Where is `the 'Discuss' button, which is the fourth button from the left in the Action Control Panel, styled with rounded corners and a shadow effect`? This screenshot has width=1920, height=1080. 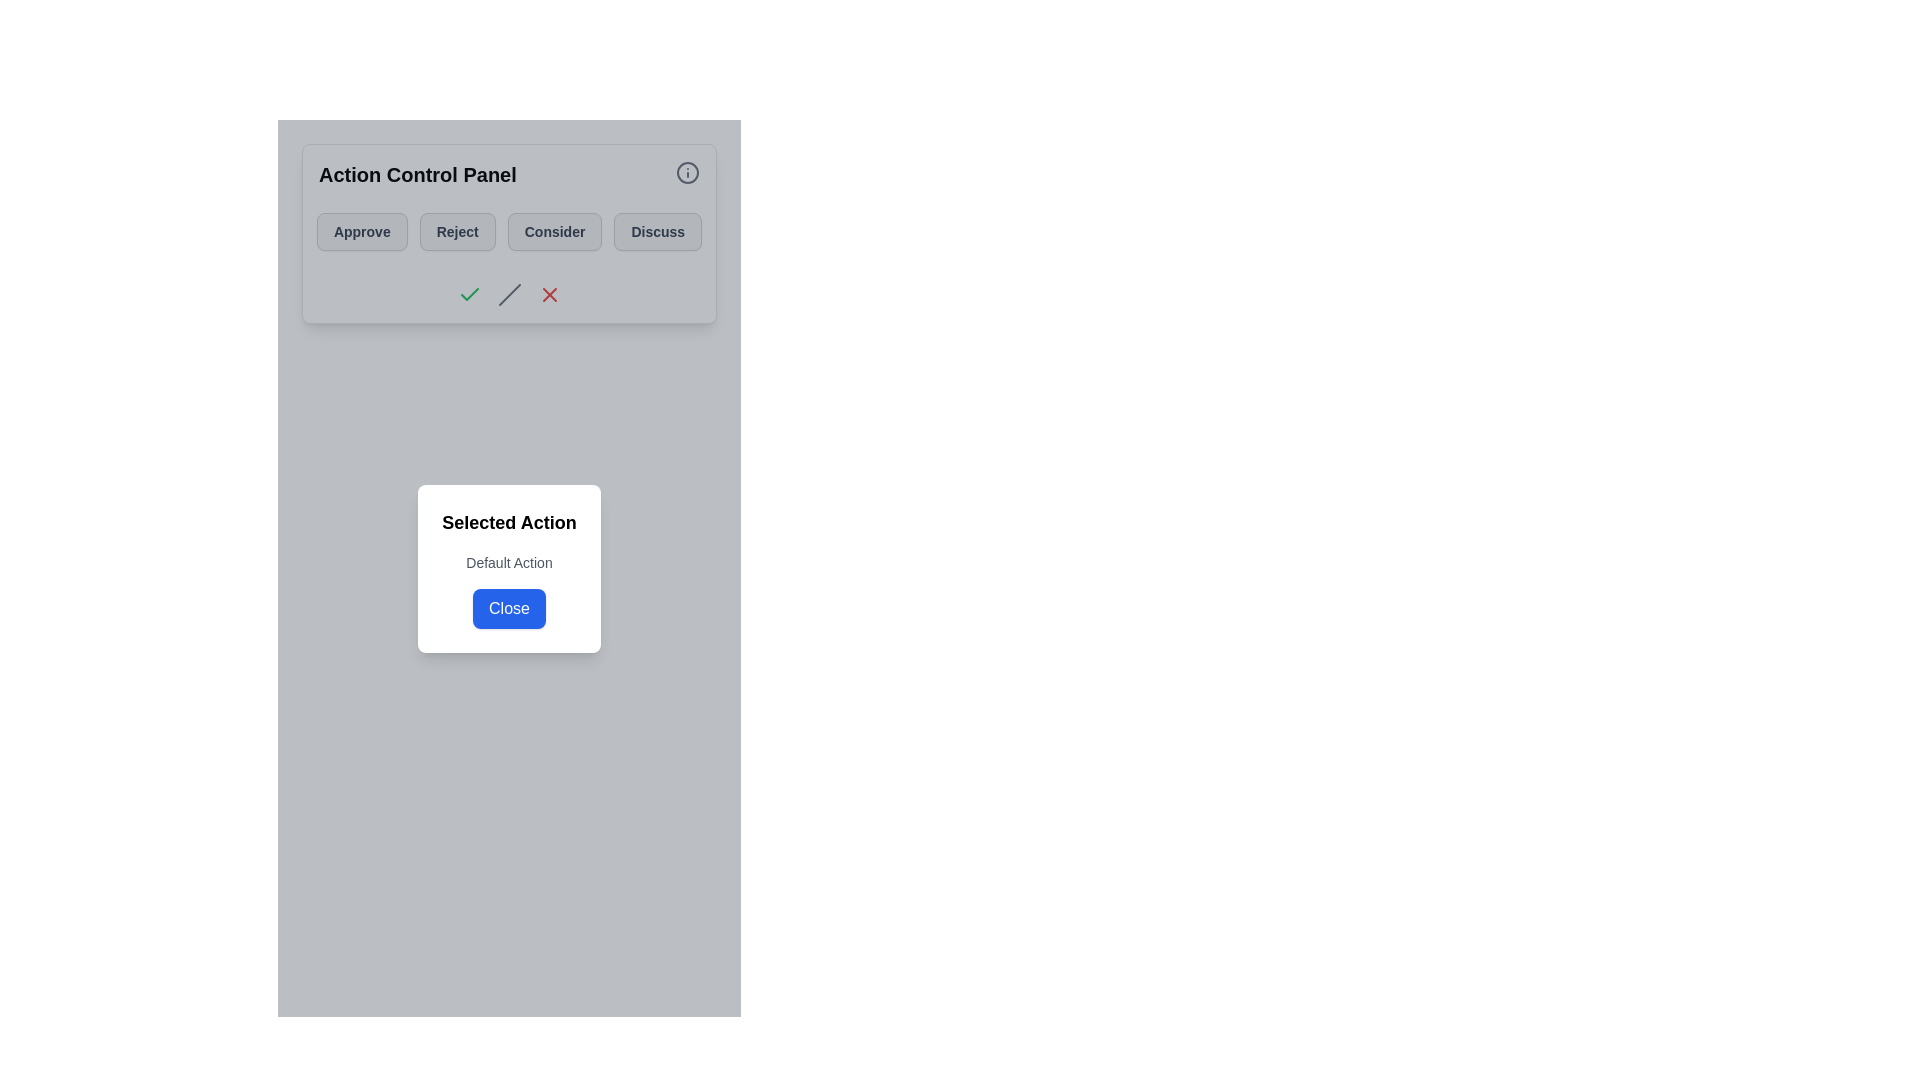 the 'Discuss' button, which is the fourth button from the left in the Action Control Panel, styled with rounded corners and a shadow effect is located at coordinates (658, 230).